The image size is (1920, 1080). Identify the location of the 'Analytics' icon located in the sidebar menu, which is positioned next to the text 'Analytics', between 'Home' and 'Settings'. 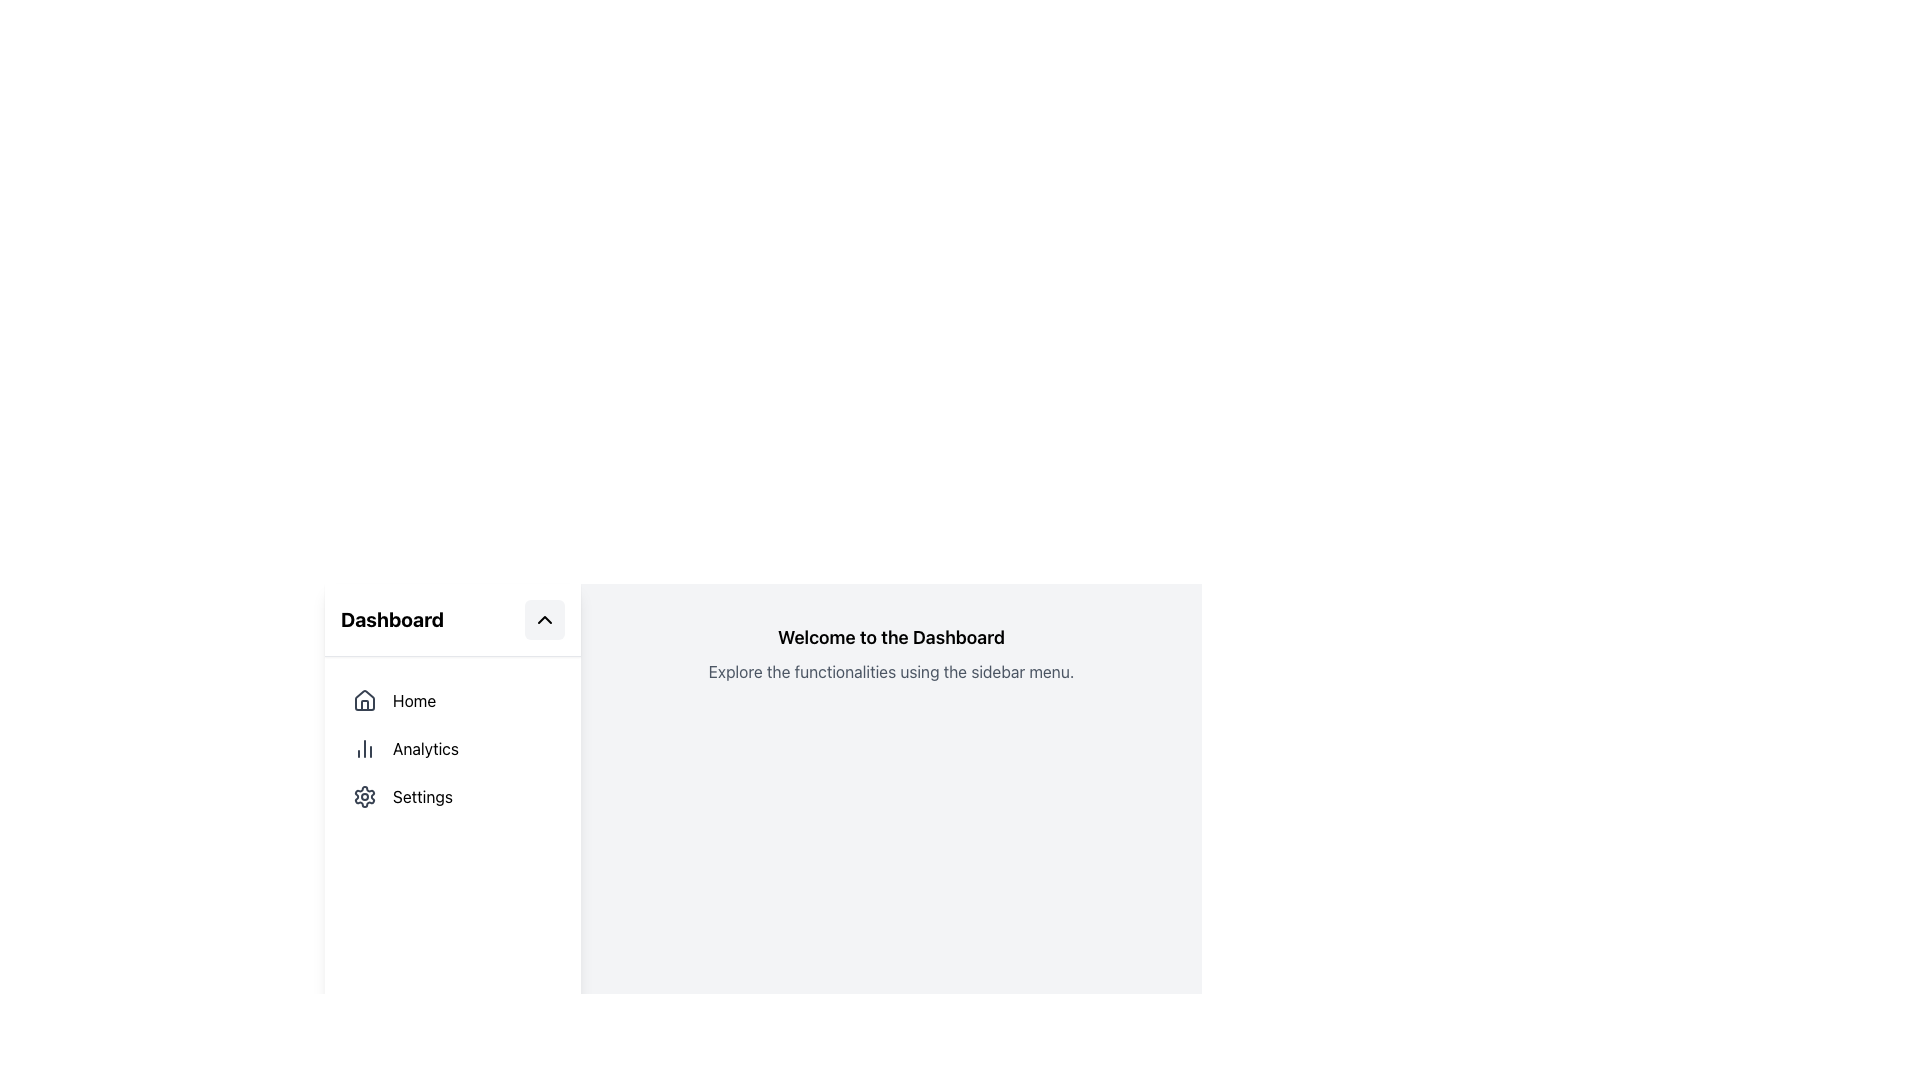
(364, 748).